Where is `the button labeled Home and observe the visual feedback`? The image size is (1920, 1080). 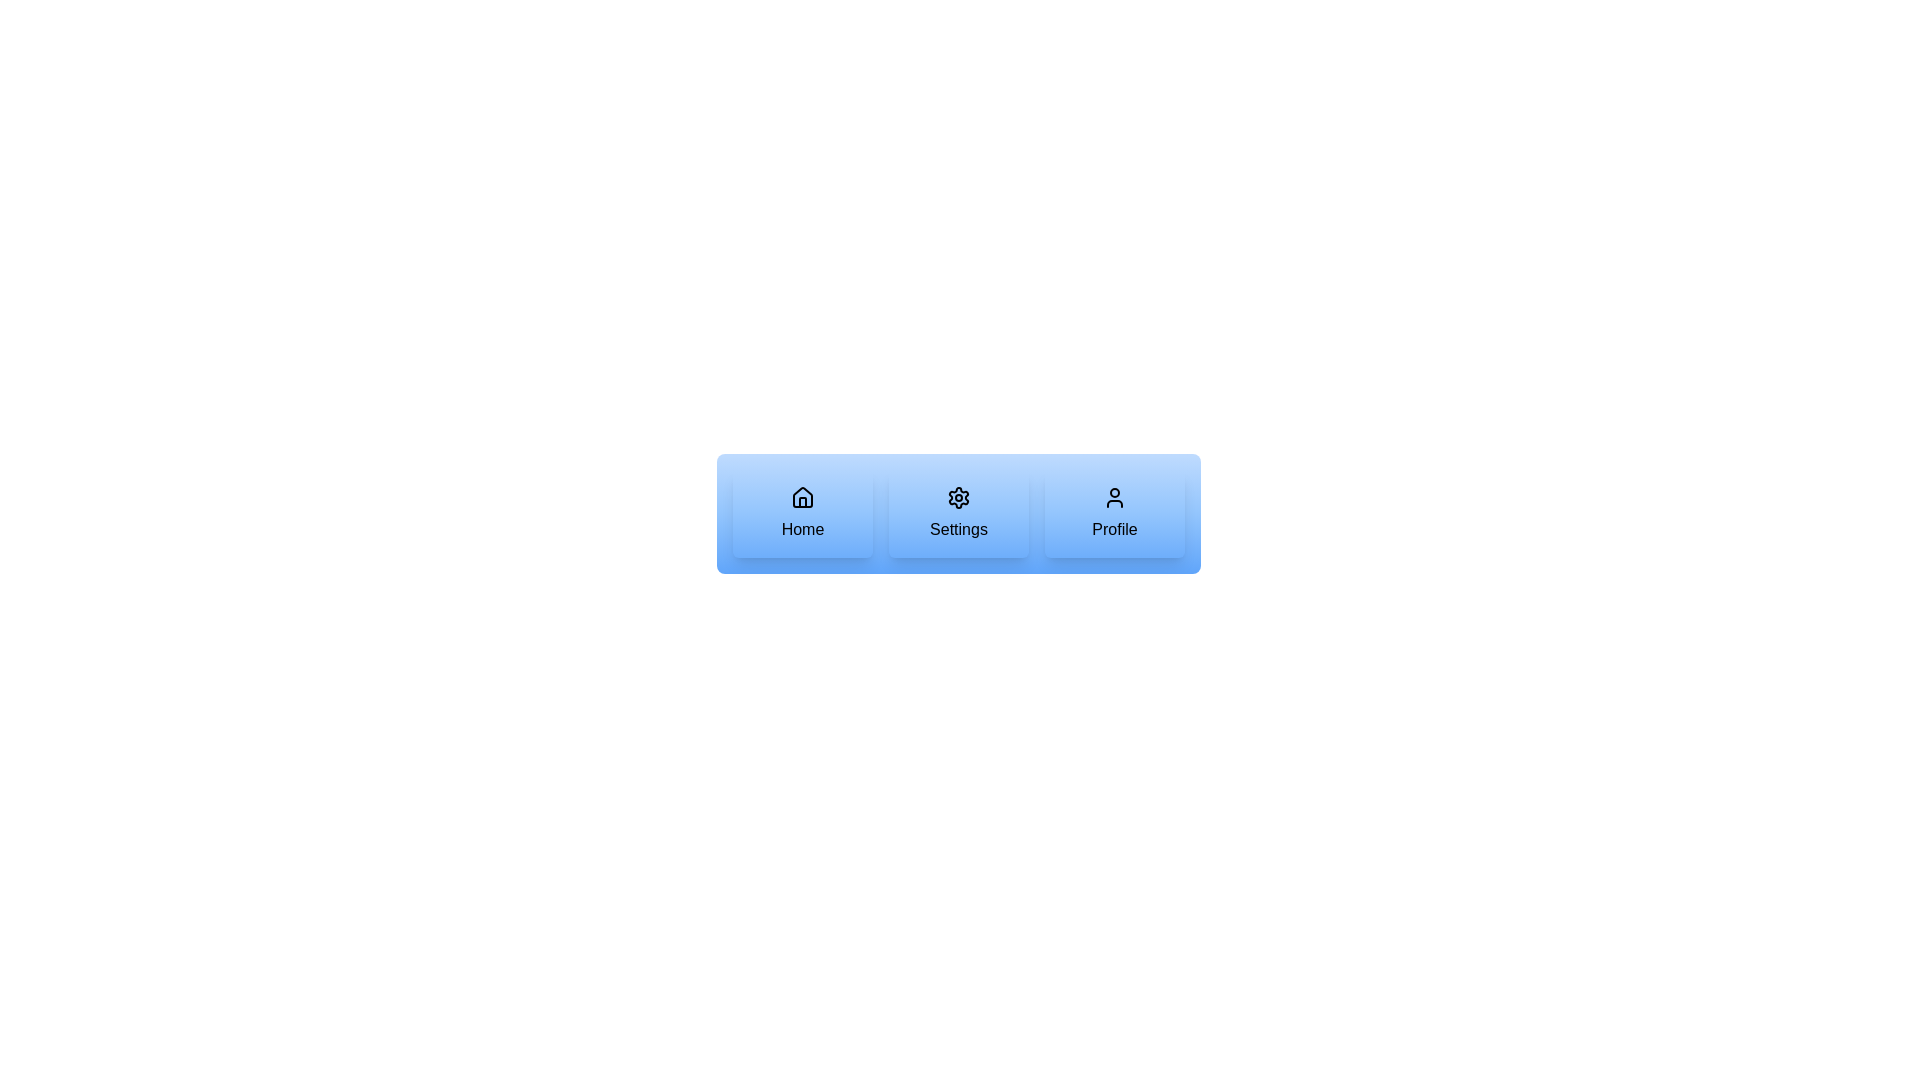
the button labeled Home and observe the visual feedback is located at coordinates (802, 512).